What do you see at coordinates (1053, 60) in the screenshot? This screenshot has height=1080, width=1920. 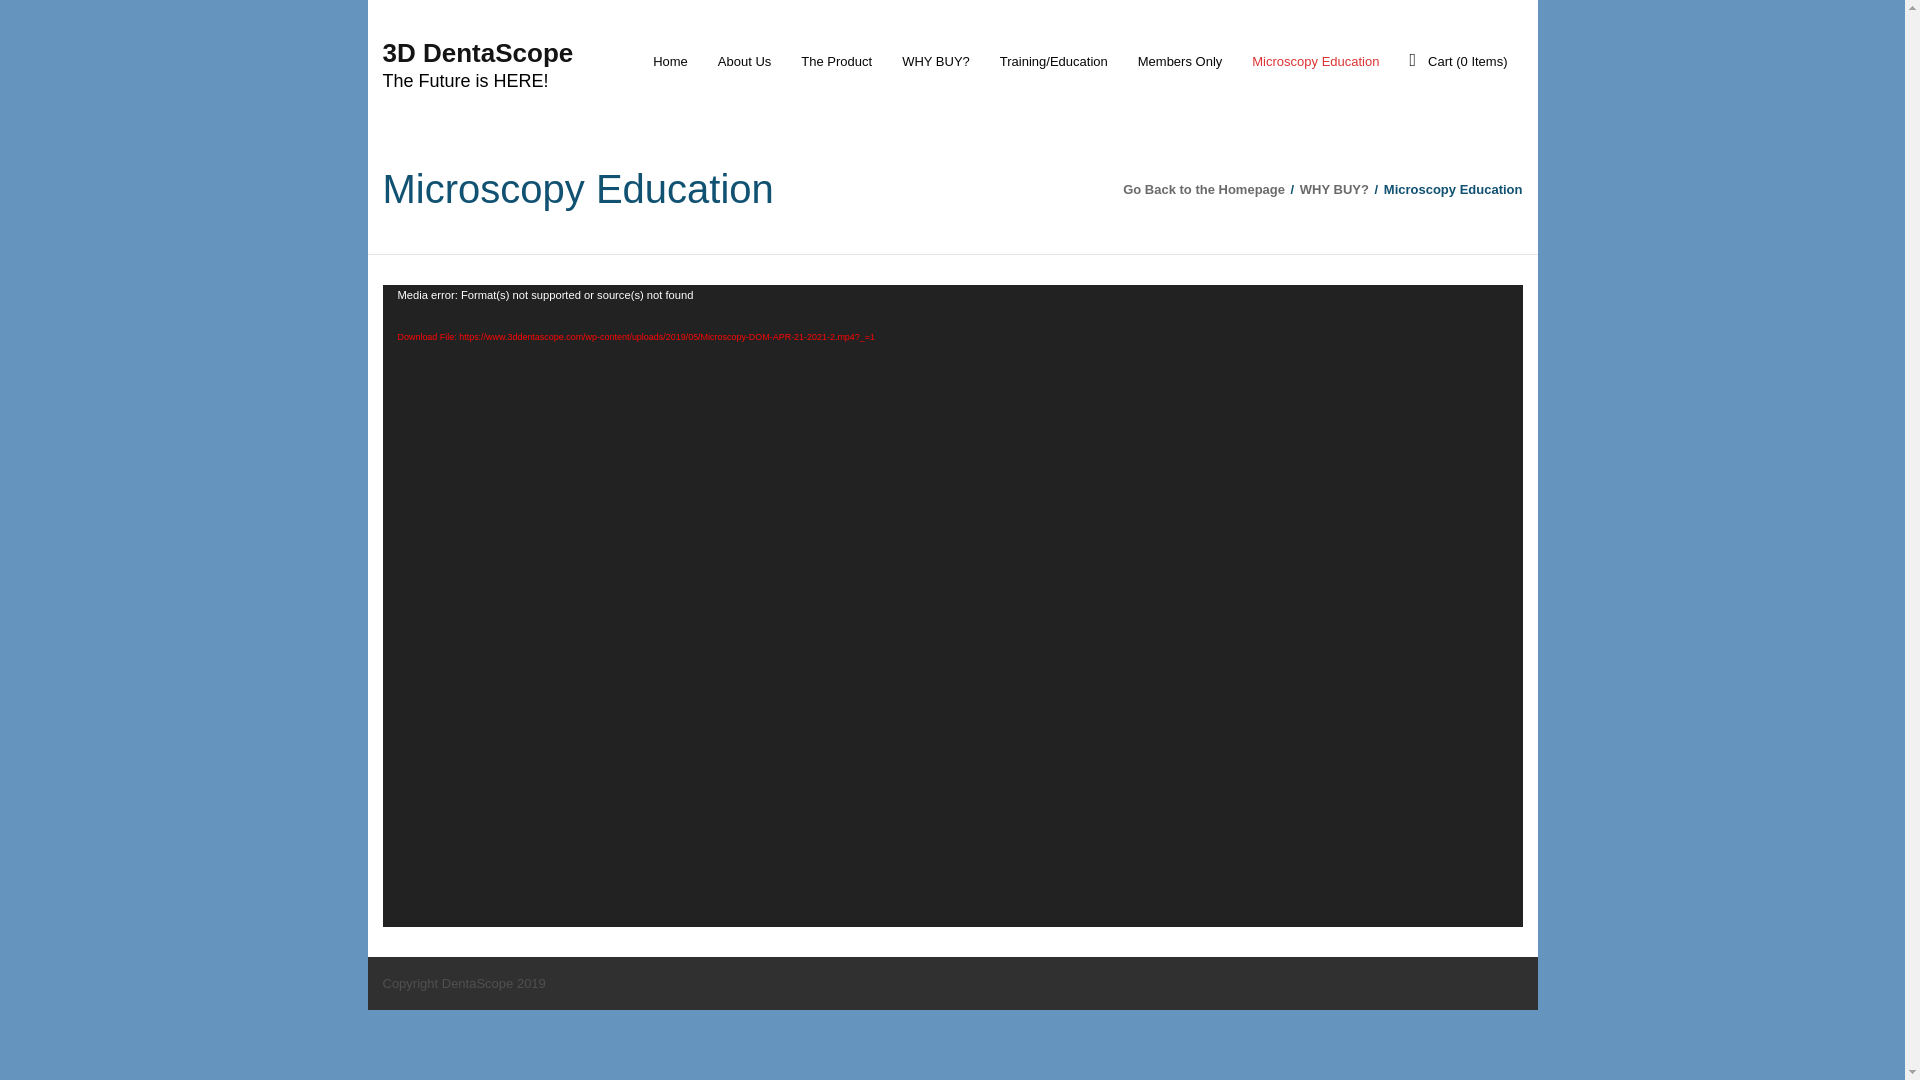 I see `'Training/Education'` at bounding box center [1053, 60].